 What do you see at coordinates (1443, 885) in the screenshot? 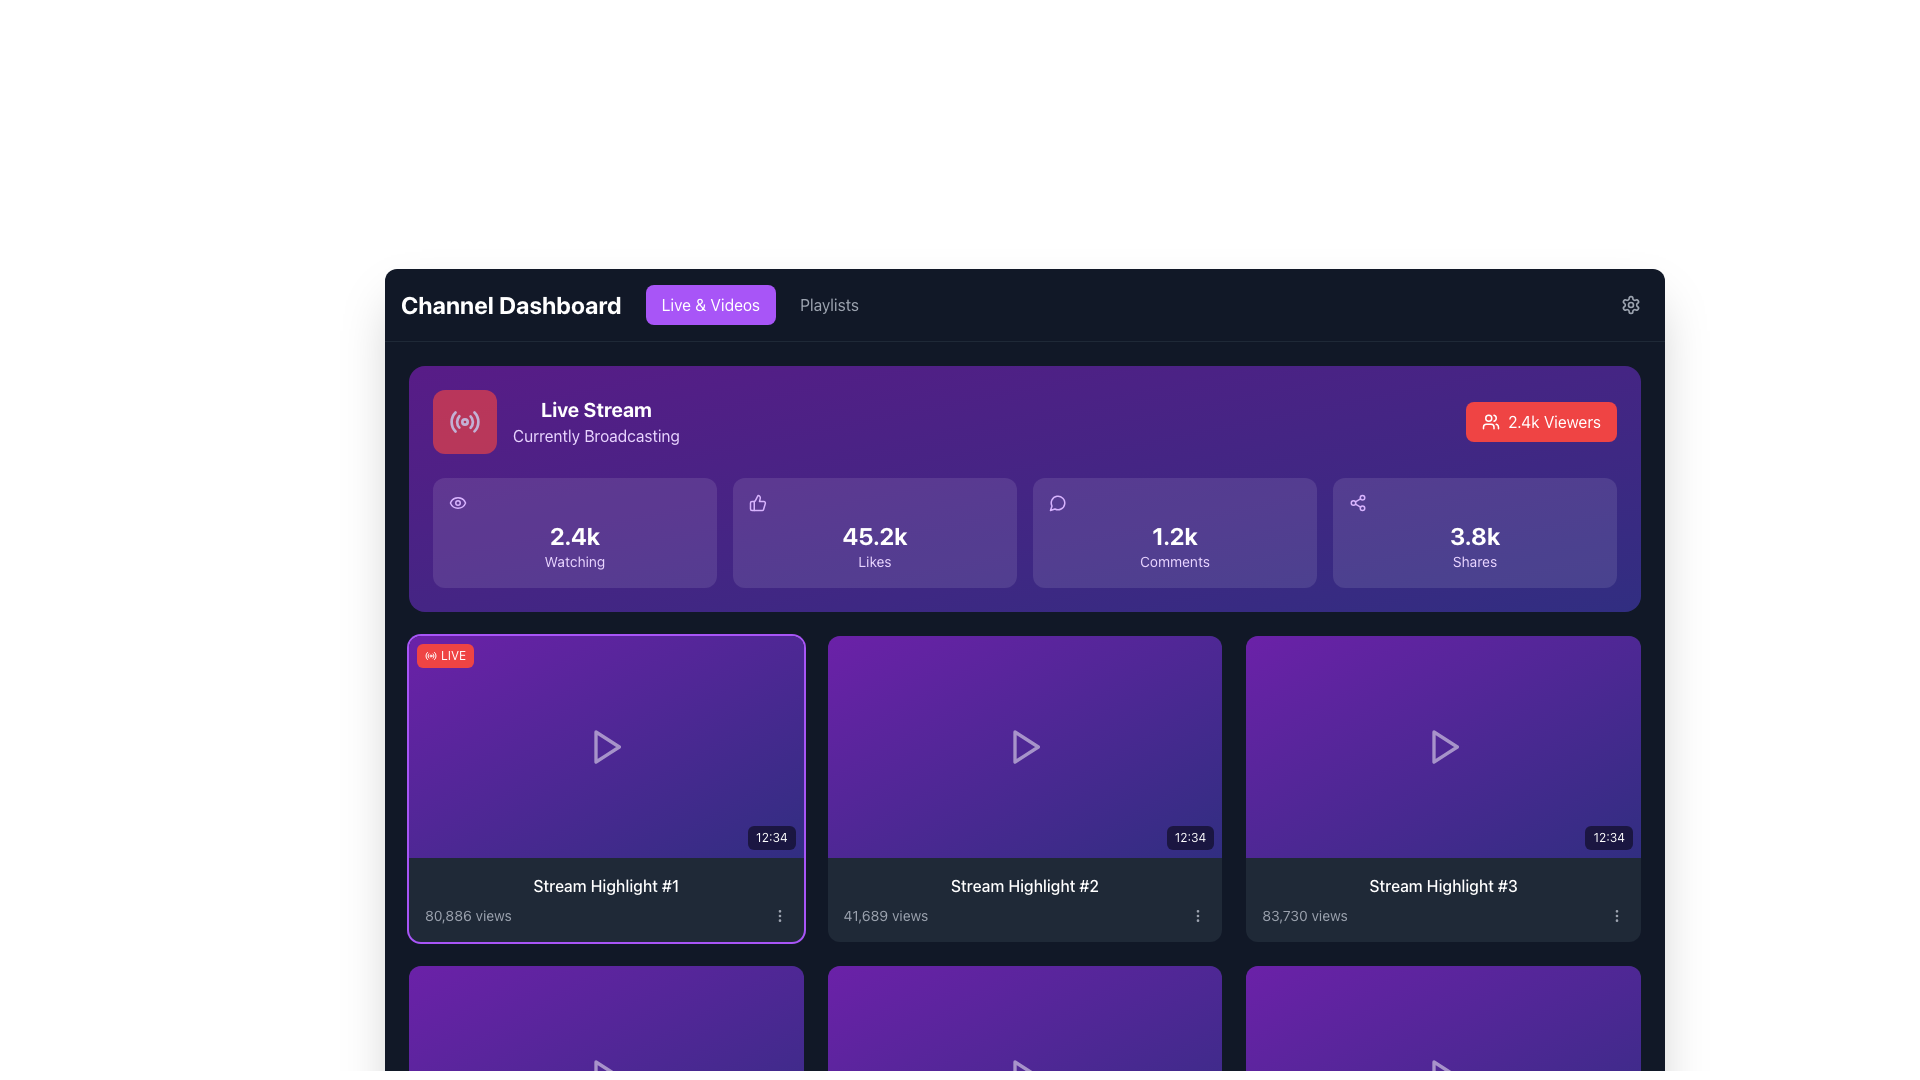
I see `the text label saying 'Stream Highlight #3', which is styled with a white font color against a dark background and positioned above the view count in the video highlights grid` at bounding box center [1443, 885].